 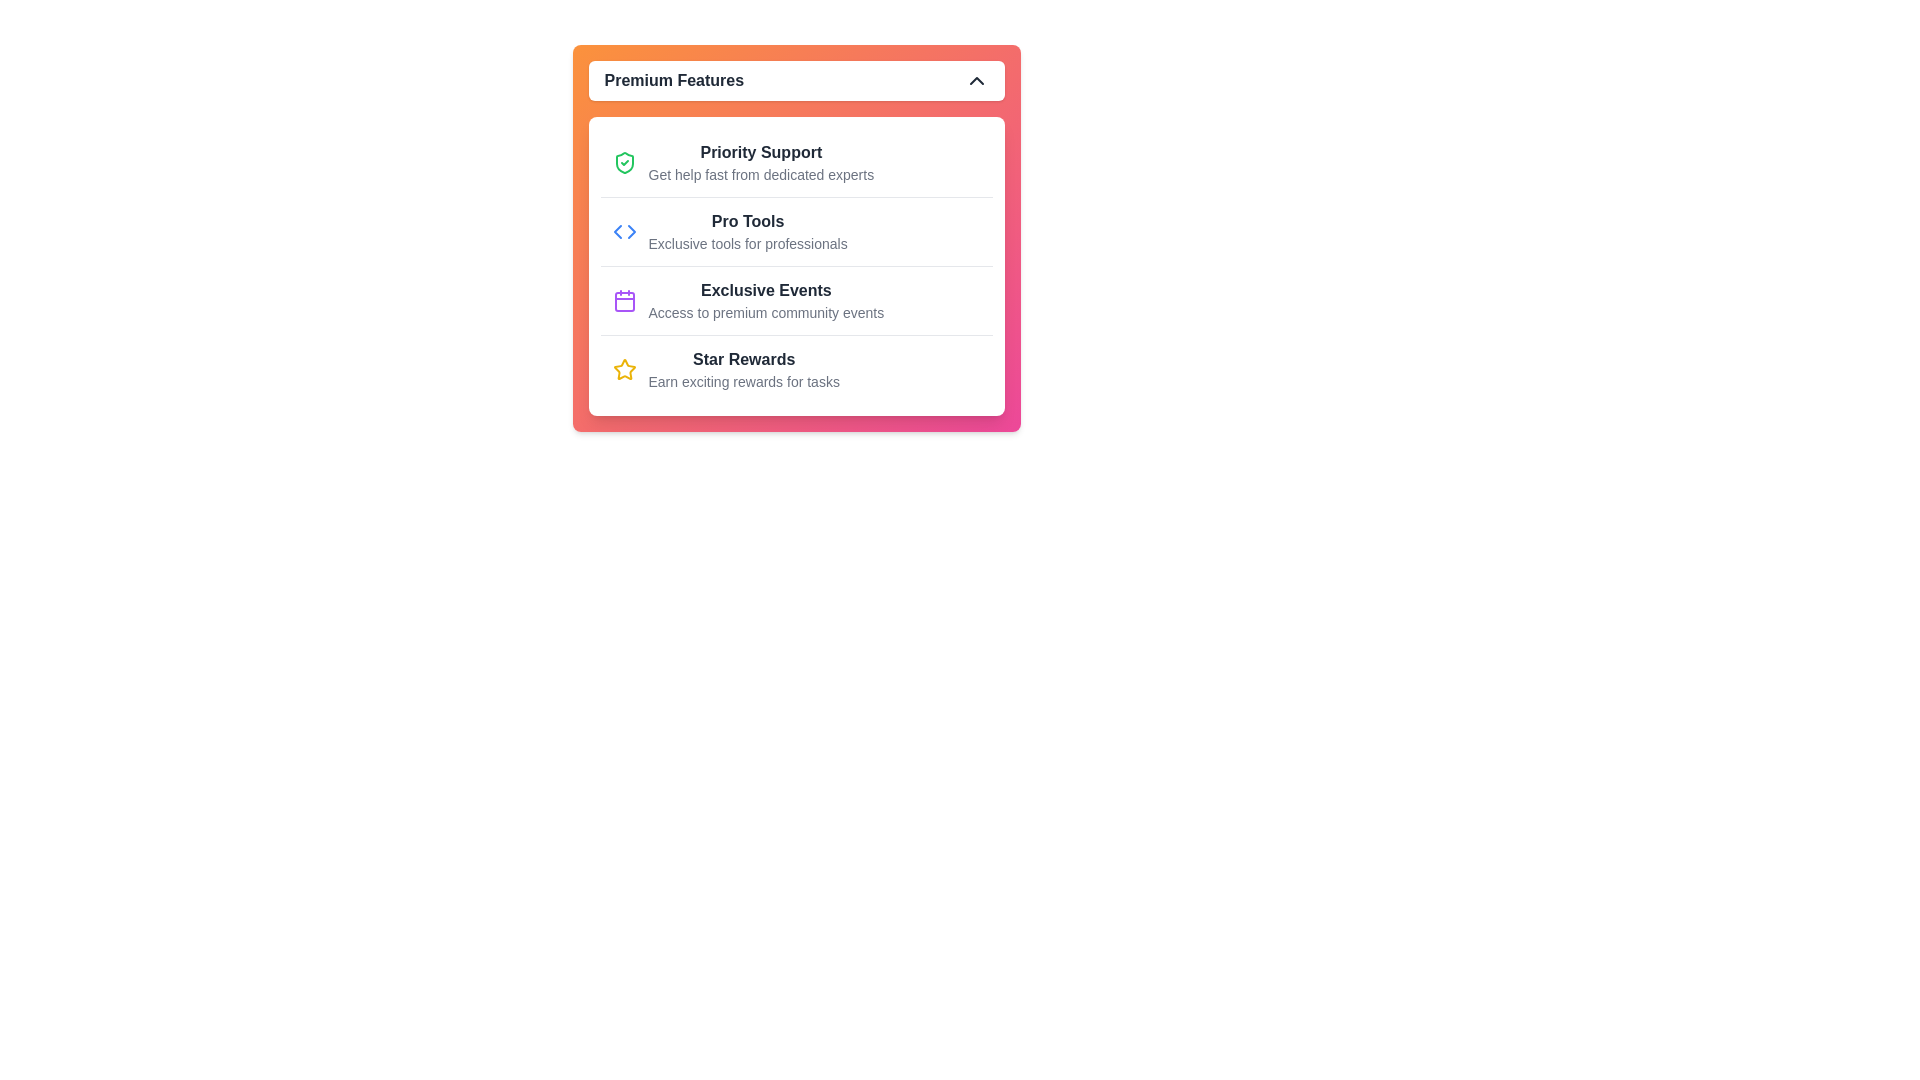 What do you see at coordinates (623, 369) in the screenshot?
I see `the star-shaped icon with a vibrant yellow color fill and a darker yellow border, located near the text labeled 'Star Rewards'` at bounding box center [623, 369].